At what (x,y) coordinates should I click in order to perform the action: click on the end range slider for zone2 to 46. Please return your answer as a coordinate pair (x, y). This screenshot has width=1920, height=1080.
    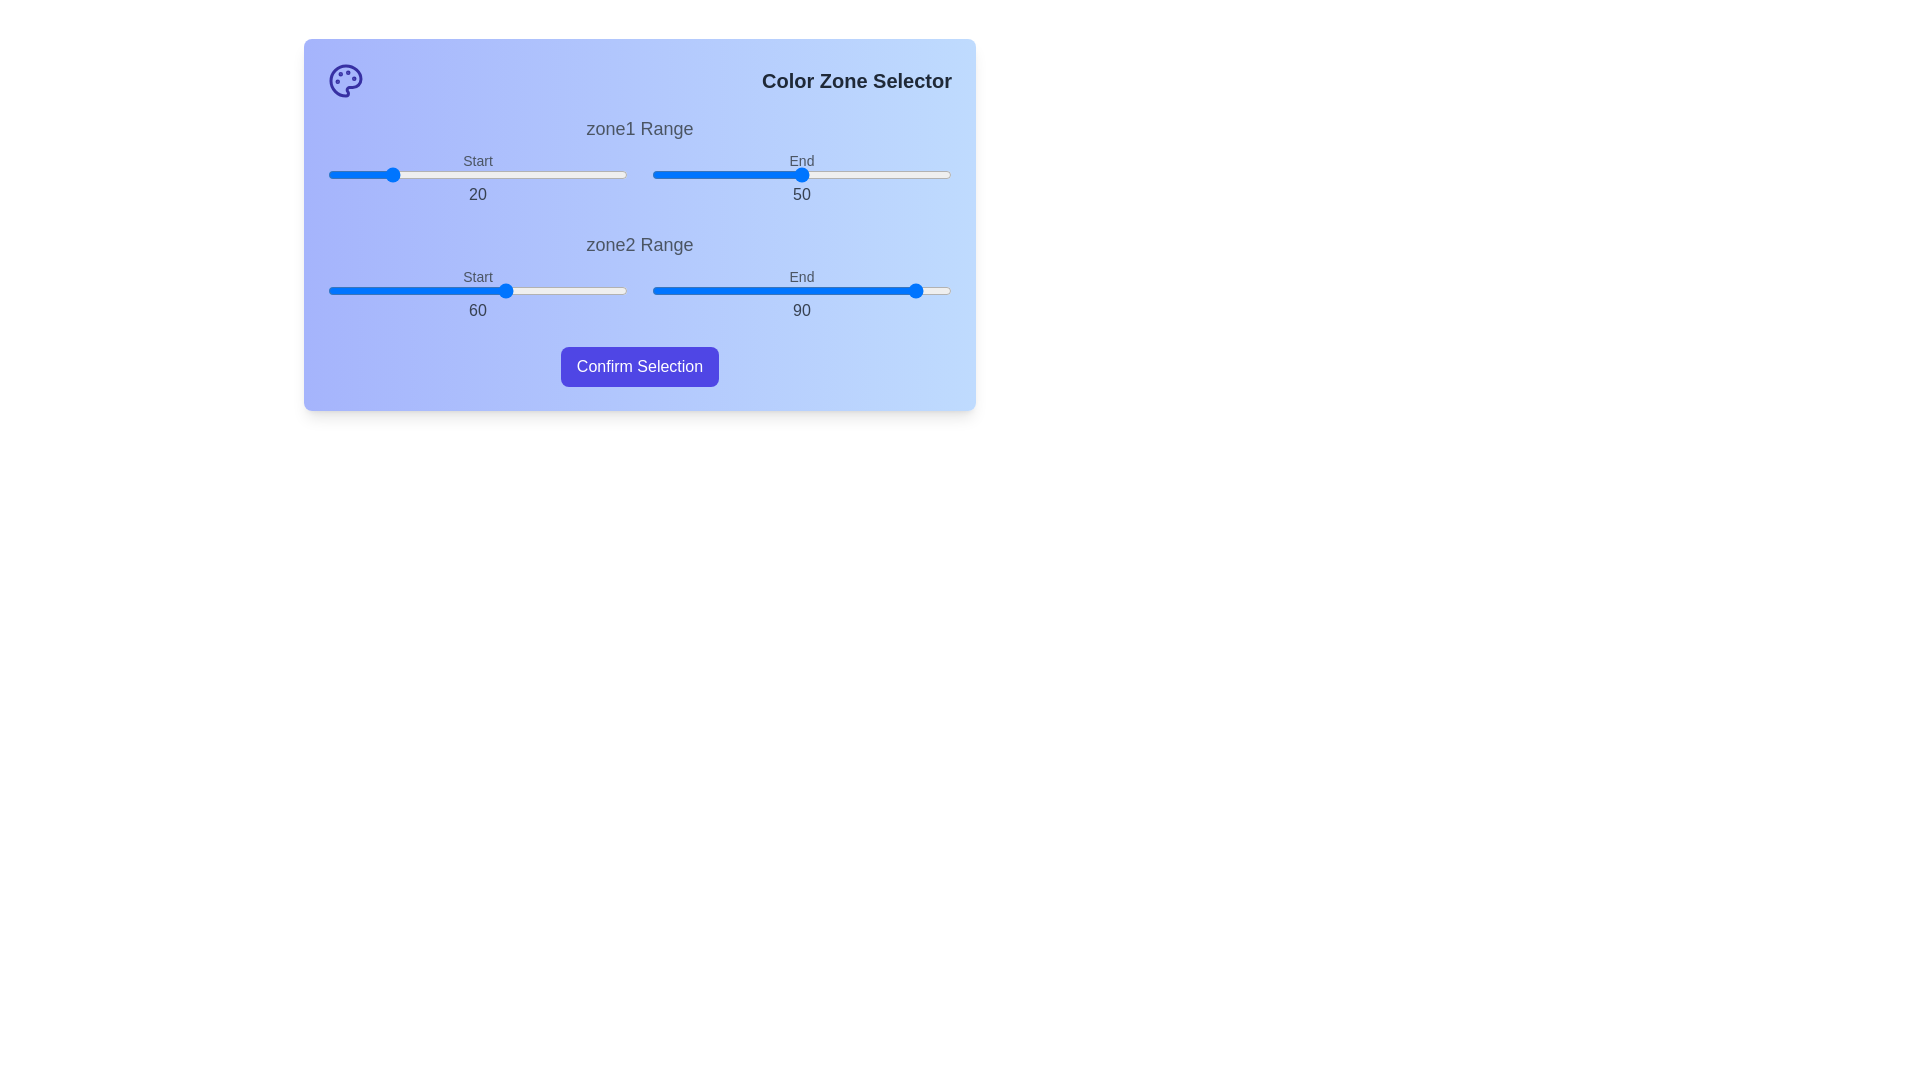
    Looking at the image, I should click on (789, 290).